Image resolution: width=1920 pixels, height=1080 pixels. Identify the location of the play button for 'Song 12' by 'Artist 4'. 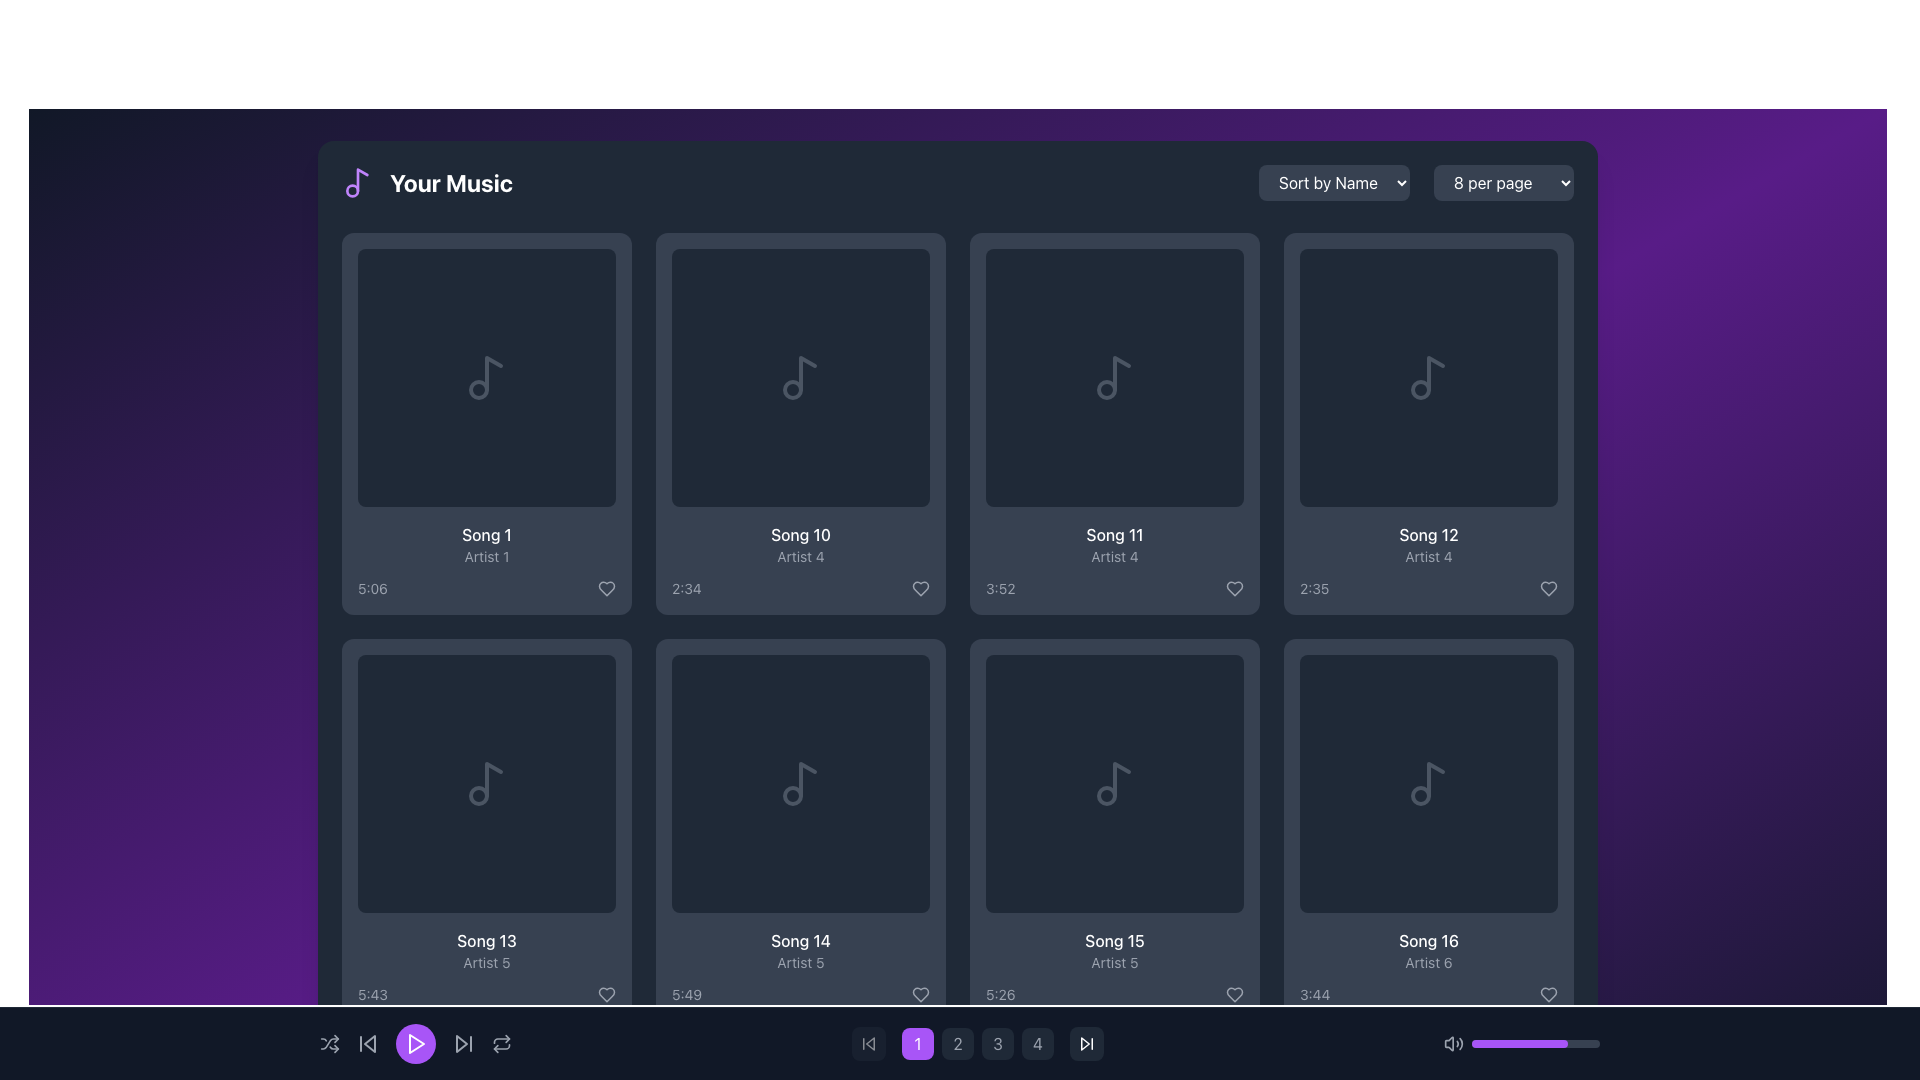
(1428, 378).